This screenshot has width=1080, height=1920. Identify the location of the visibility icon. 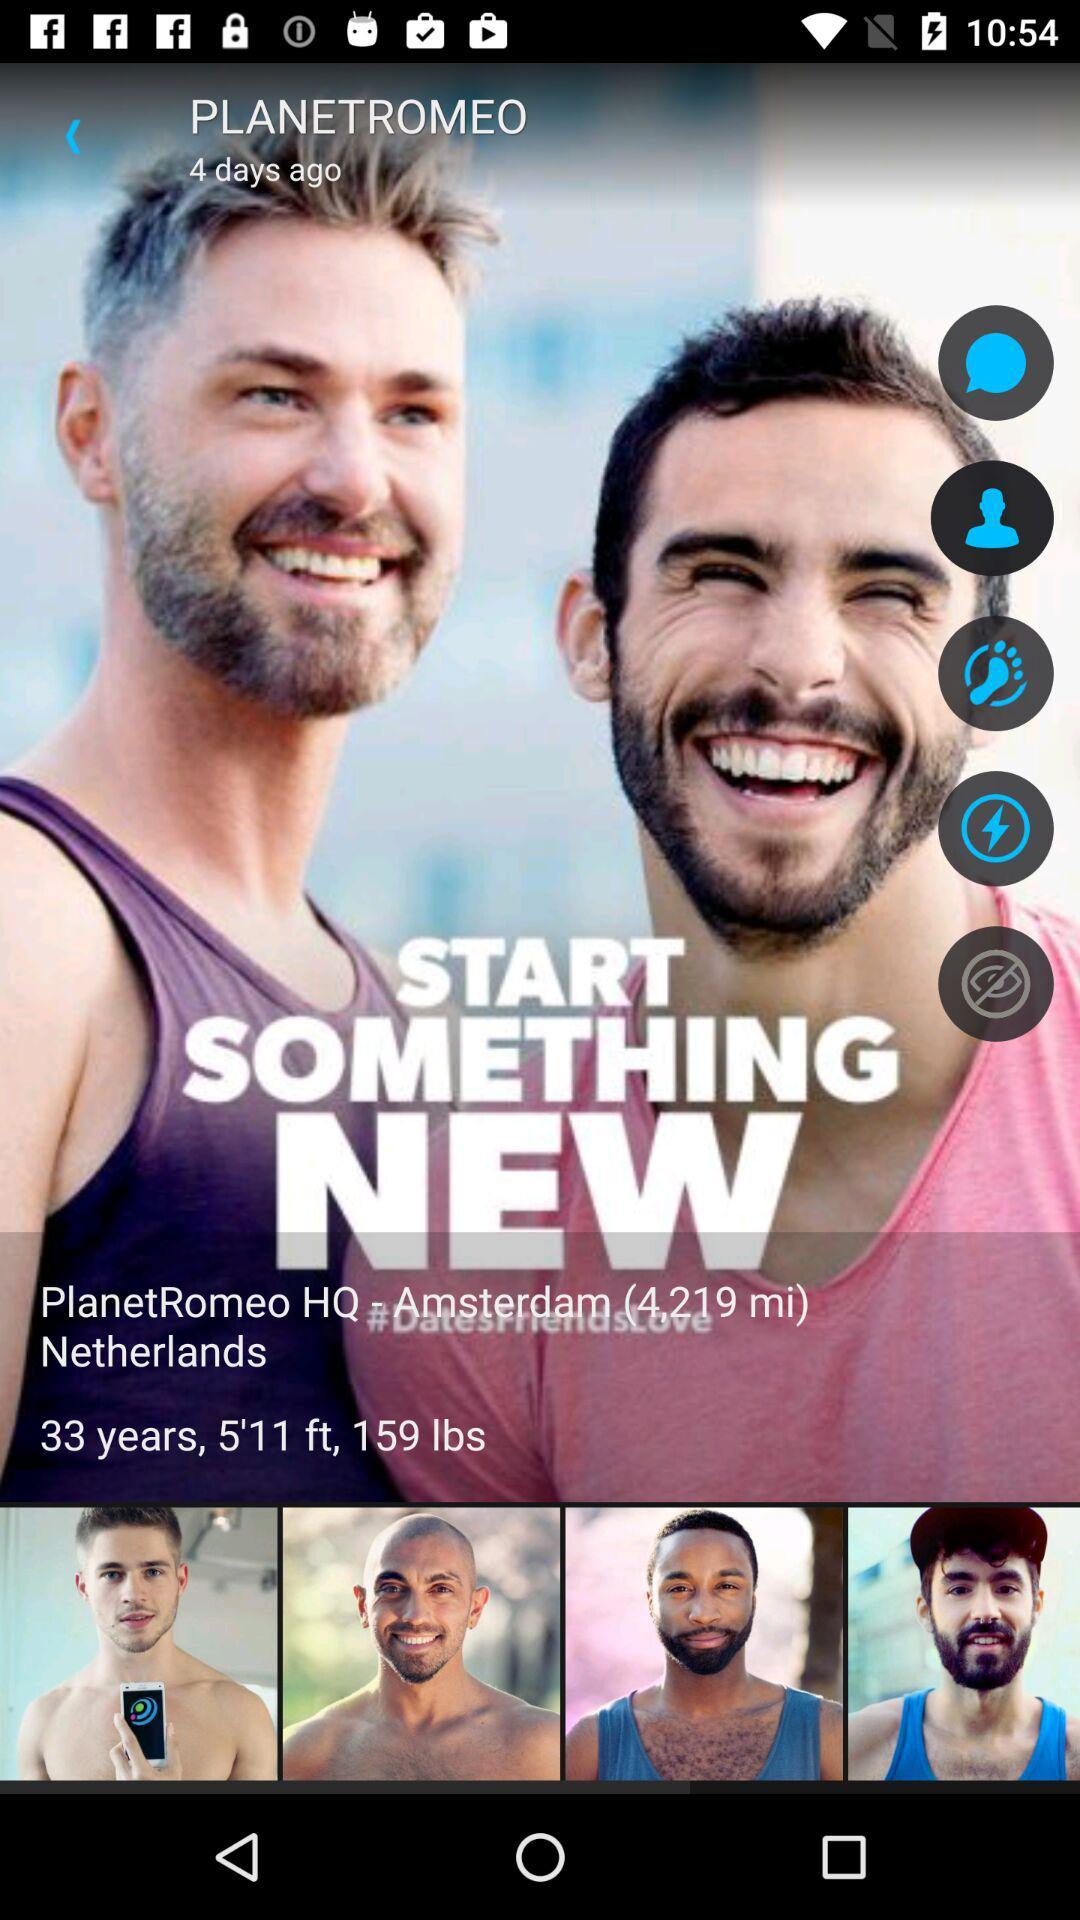
(995, 983).